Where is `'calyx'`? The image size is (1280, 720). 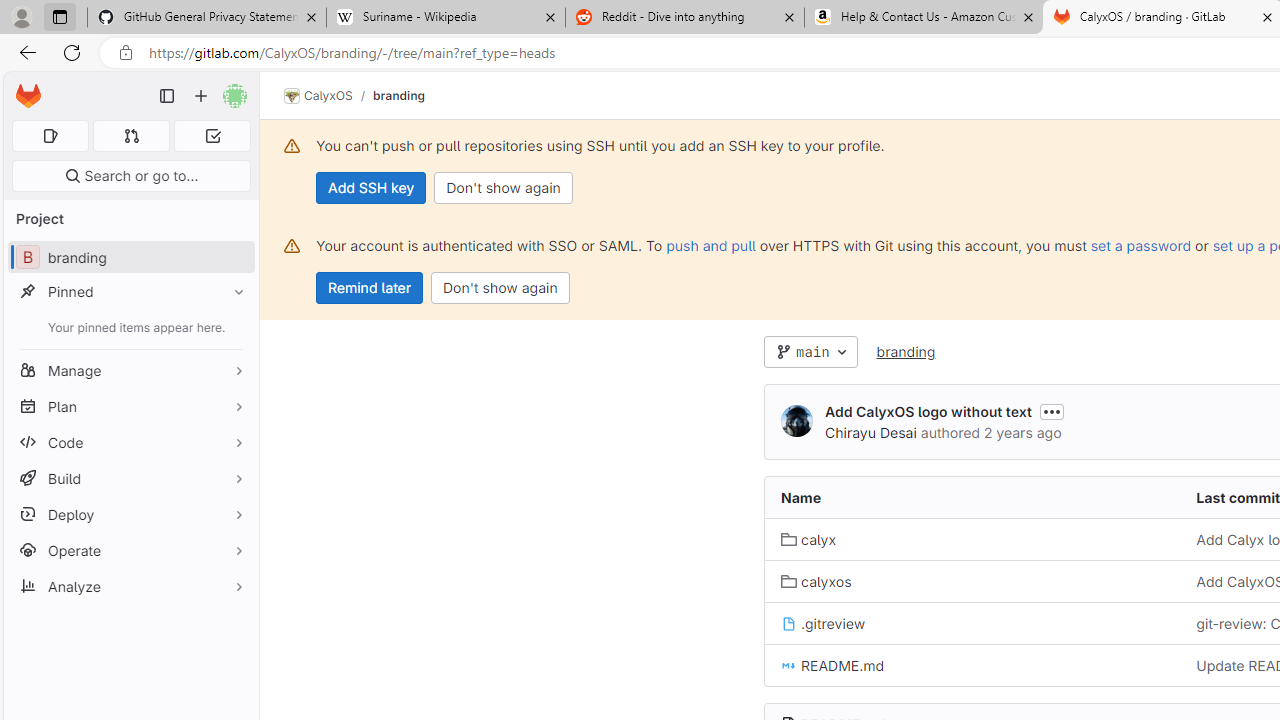
'calyx' is located at coordinates (808, 538).